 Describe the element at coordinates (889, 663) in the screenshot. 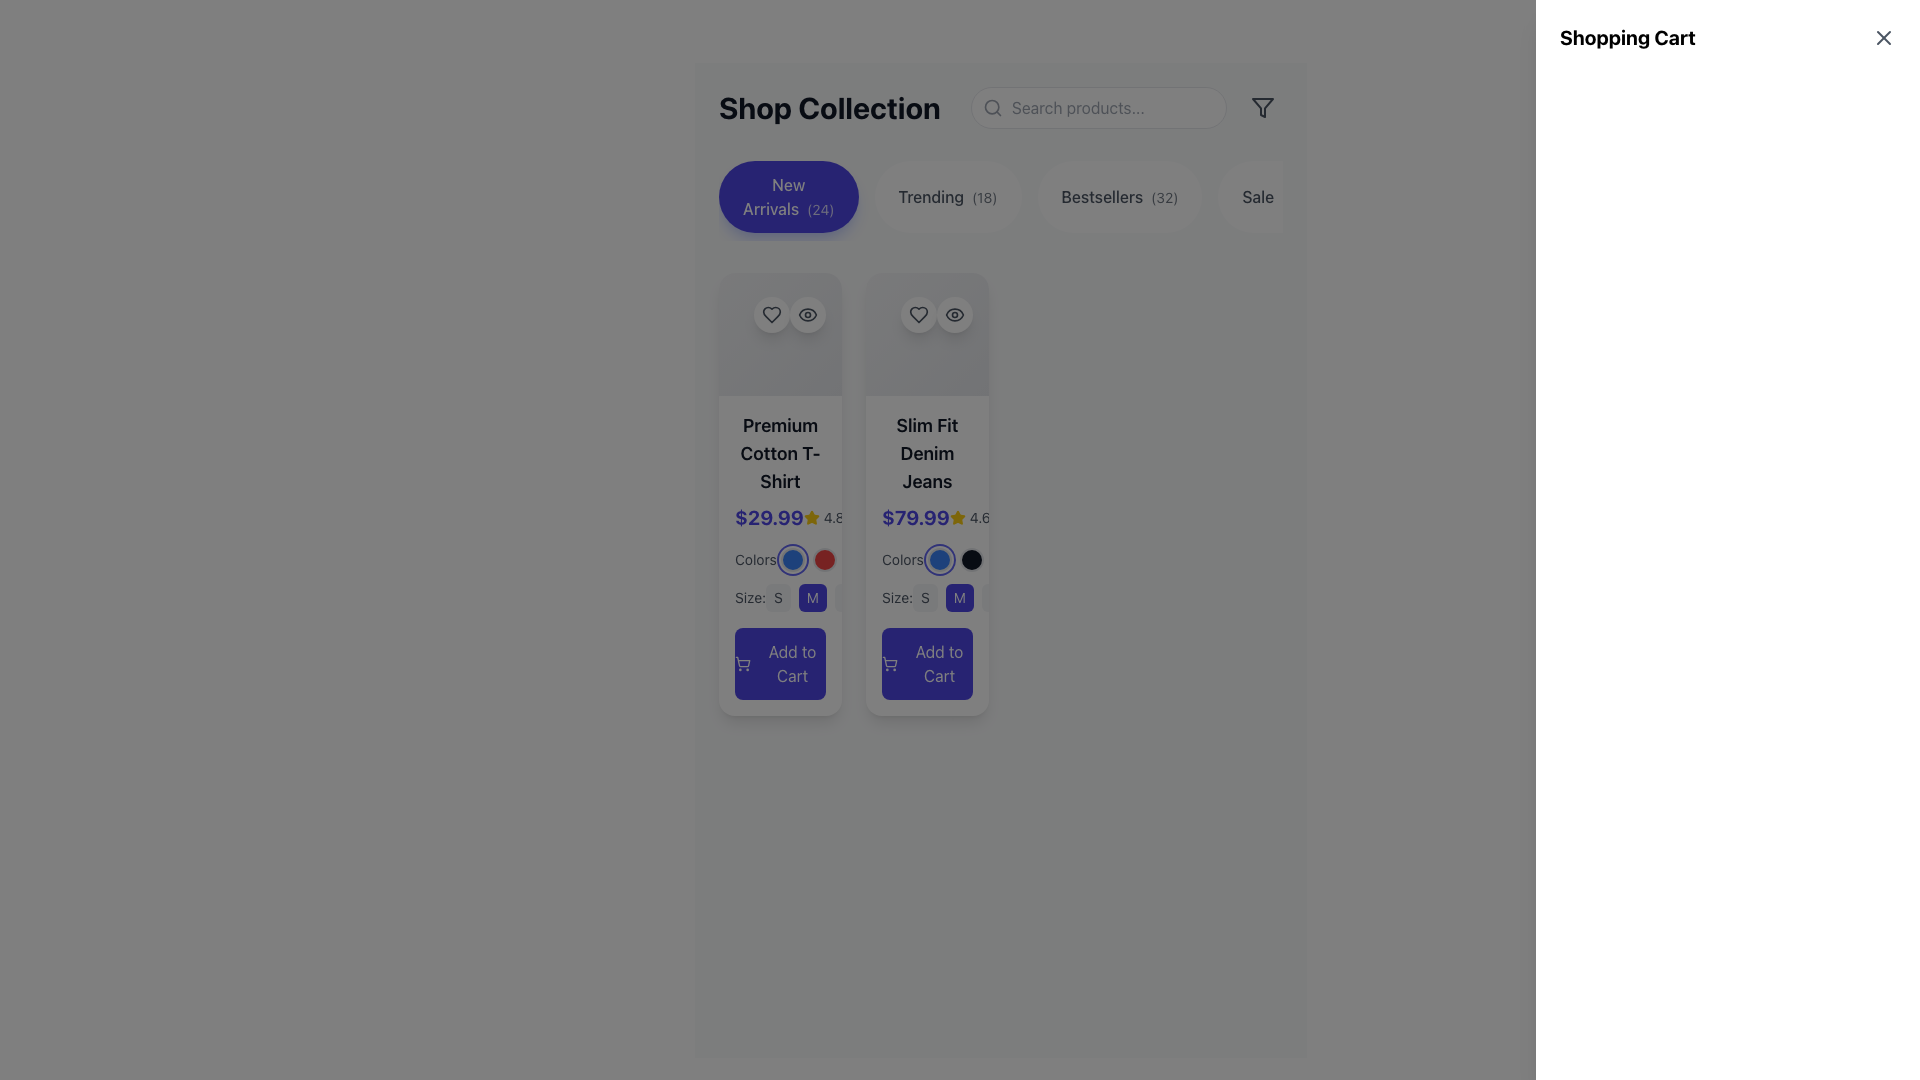

I see `the 'Add to Cart' icon for the 'Slim Fit Denim Jeans' product, which is located on the left side of the button at the bottom of the product card` at that location.